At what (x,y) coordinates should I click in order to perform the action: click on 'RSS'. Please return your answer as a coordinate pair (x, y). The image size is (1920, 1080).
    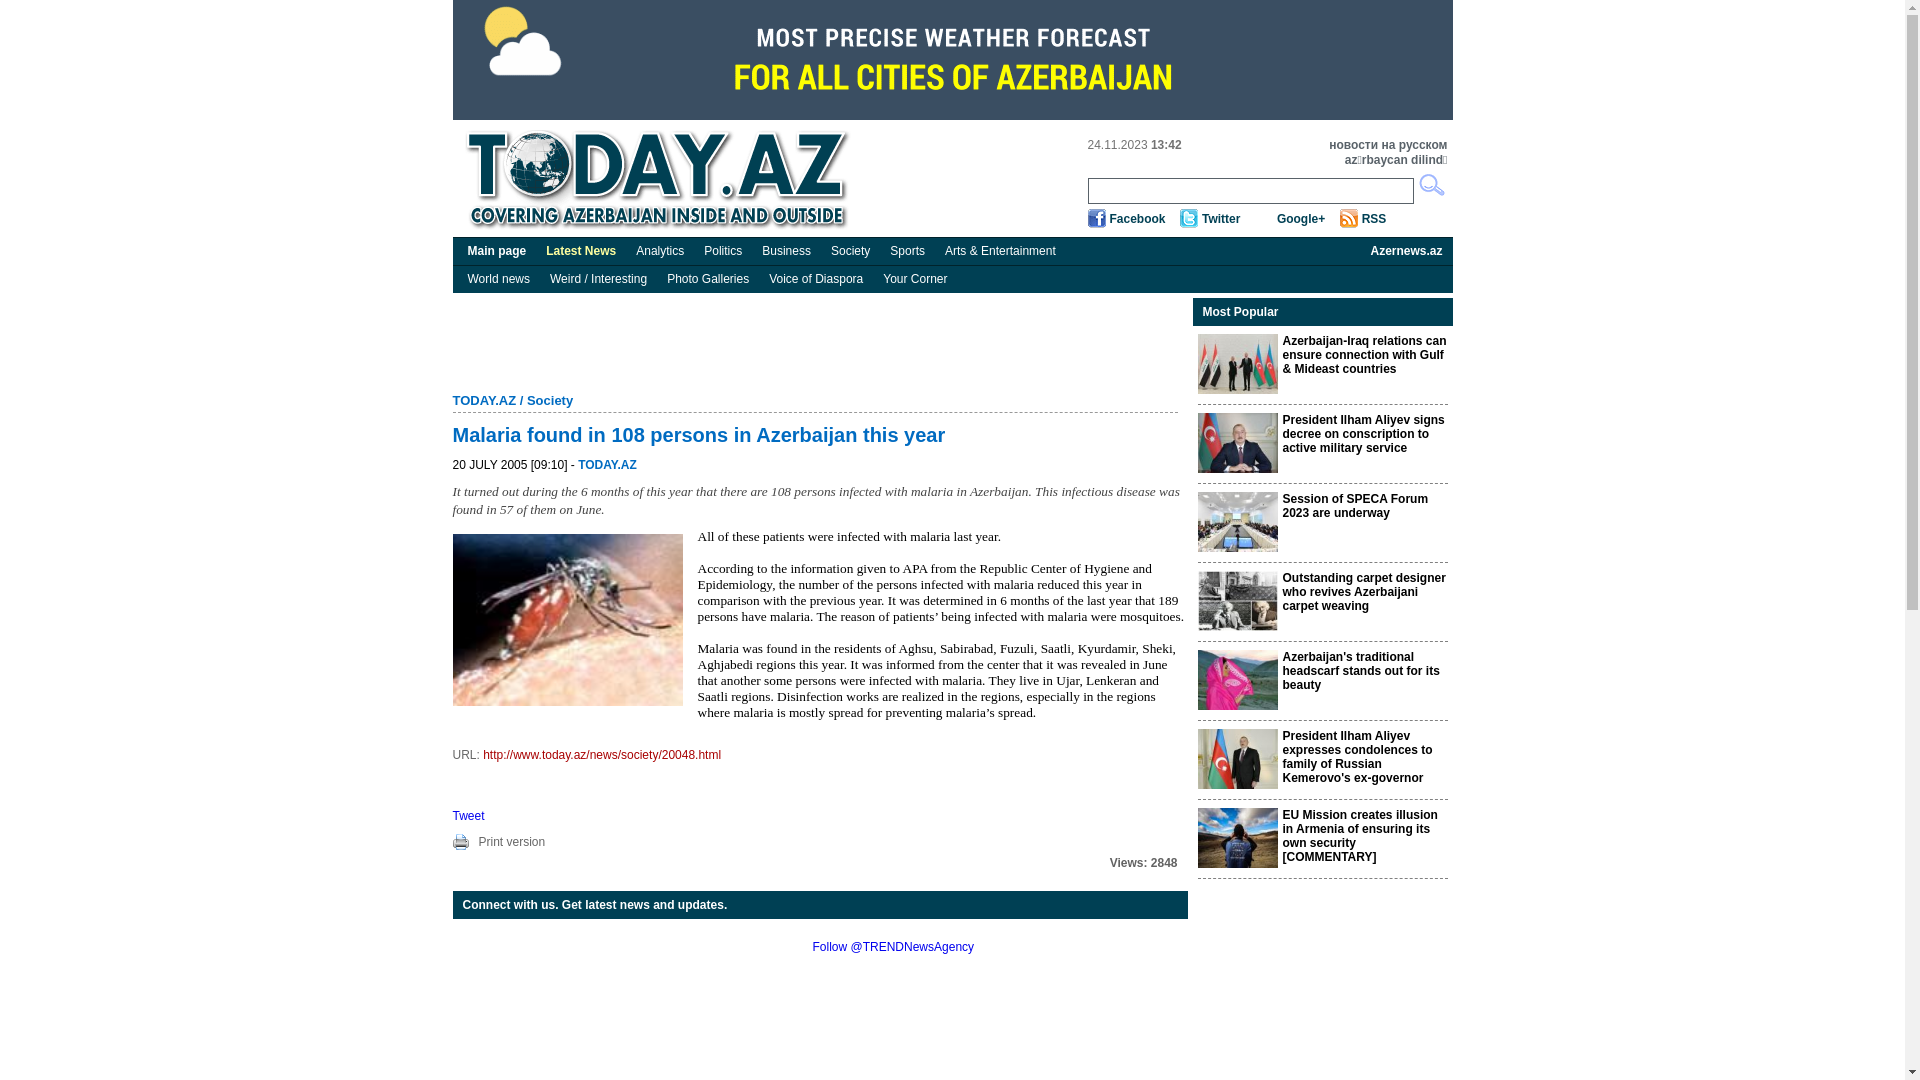
    Looking at the image, I should click on (1361, 219).